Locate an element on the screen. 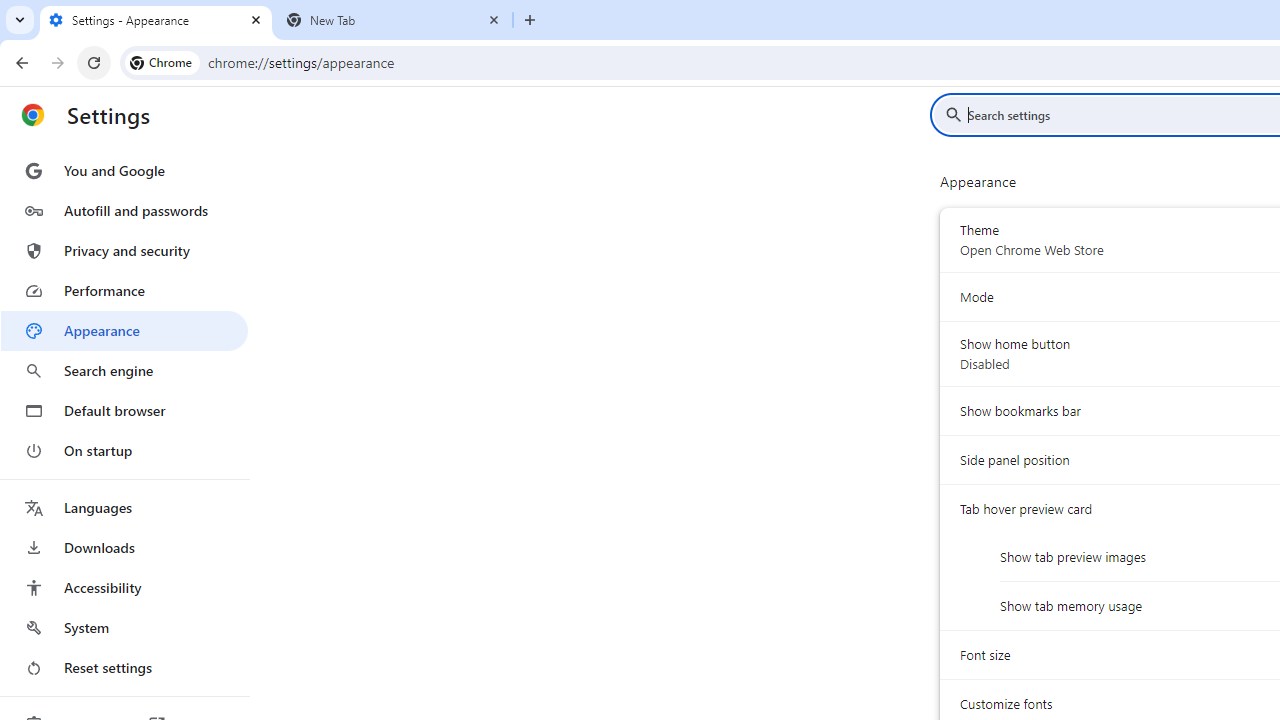  'Autofill and passwords' is located at coordinates (123, 210).